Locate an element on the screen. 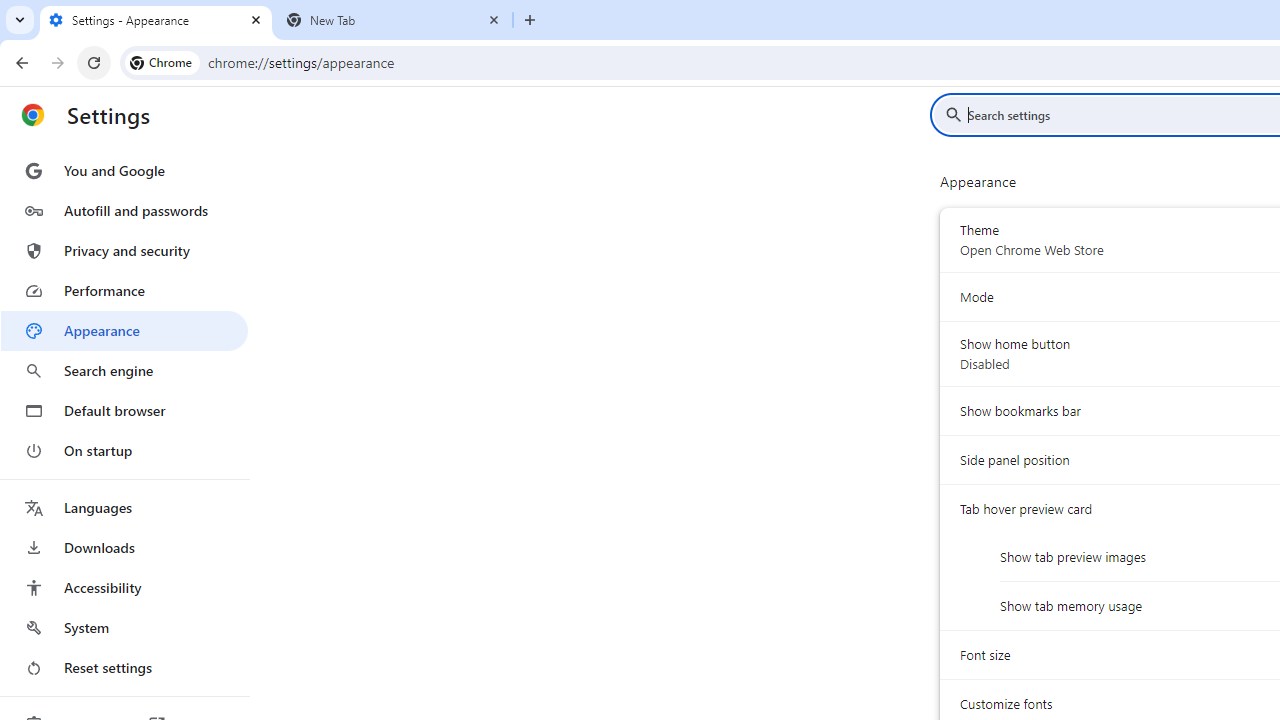  'Autofill and passwords' is located at coordinates (123, 210).